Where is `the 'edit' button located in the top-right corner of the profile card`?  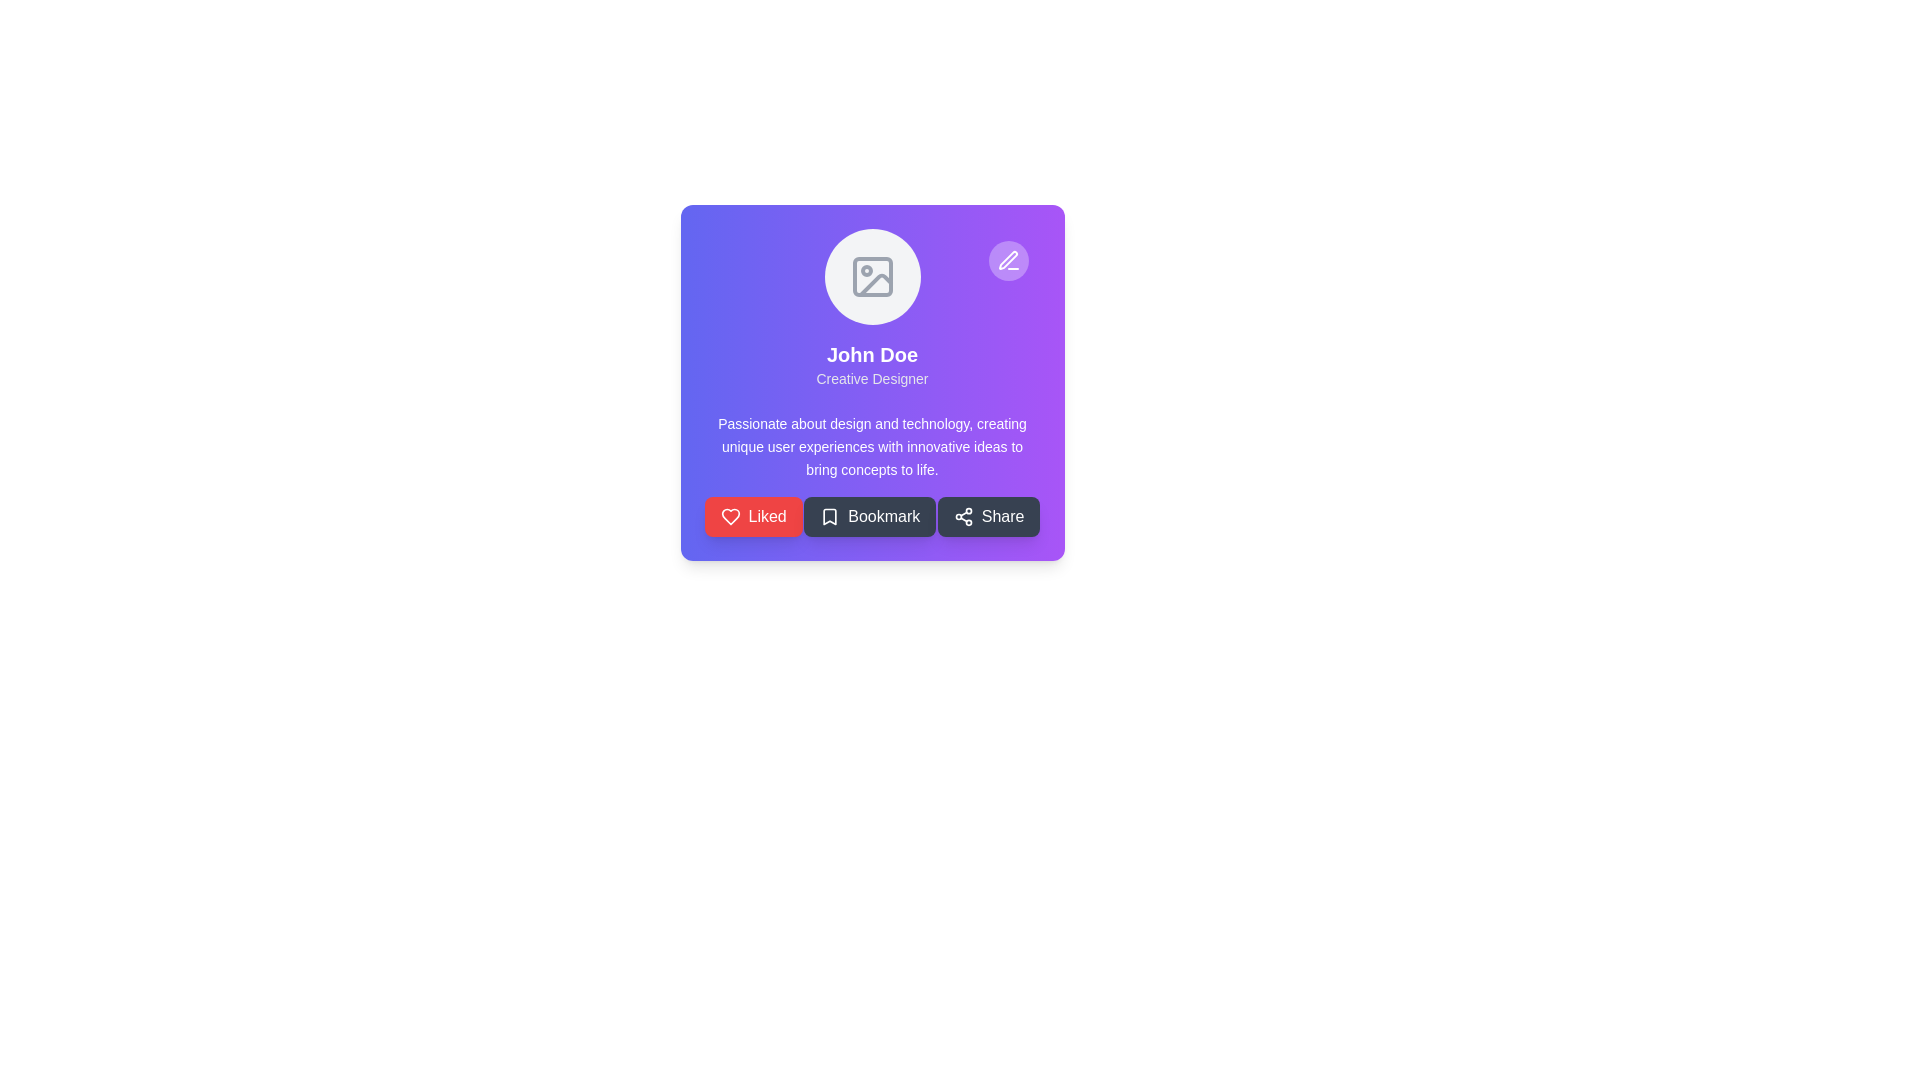 the 'edit' button located in the top-right corner of the profile card is located at coordinates (1008, 260).